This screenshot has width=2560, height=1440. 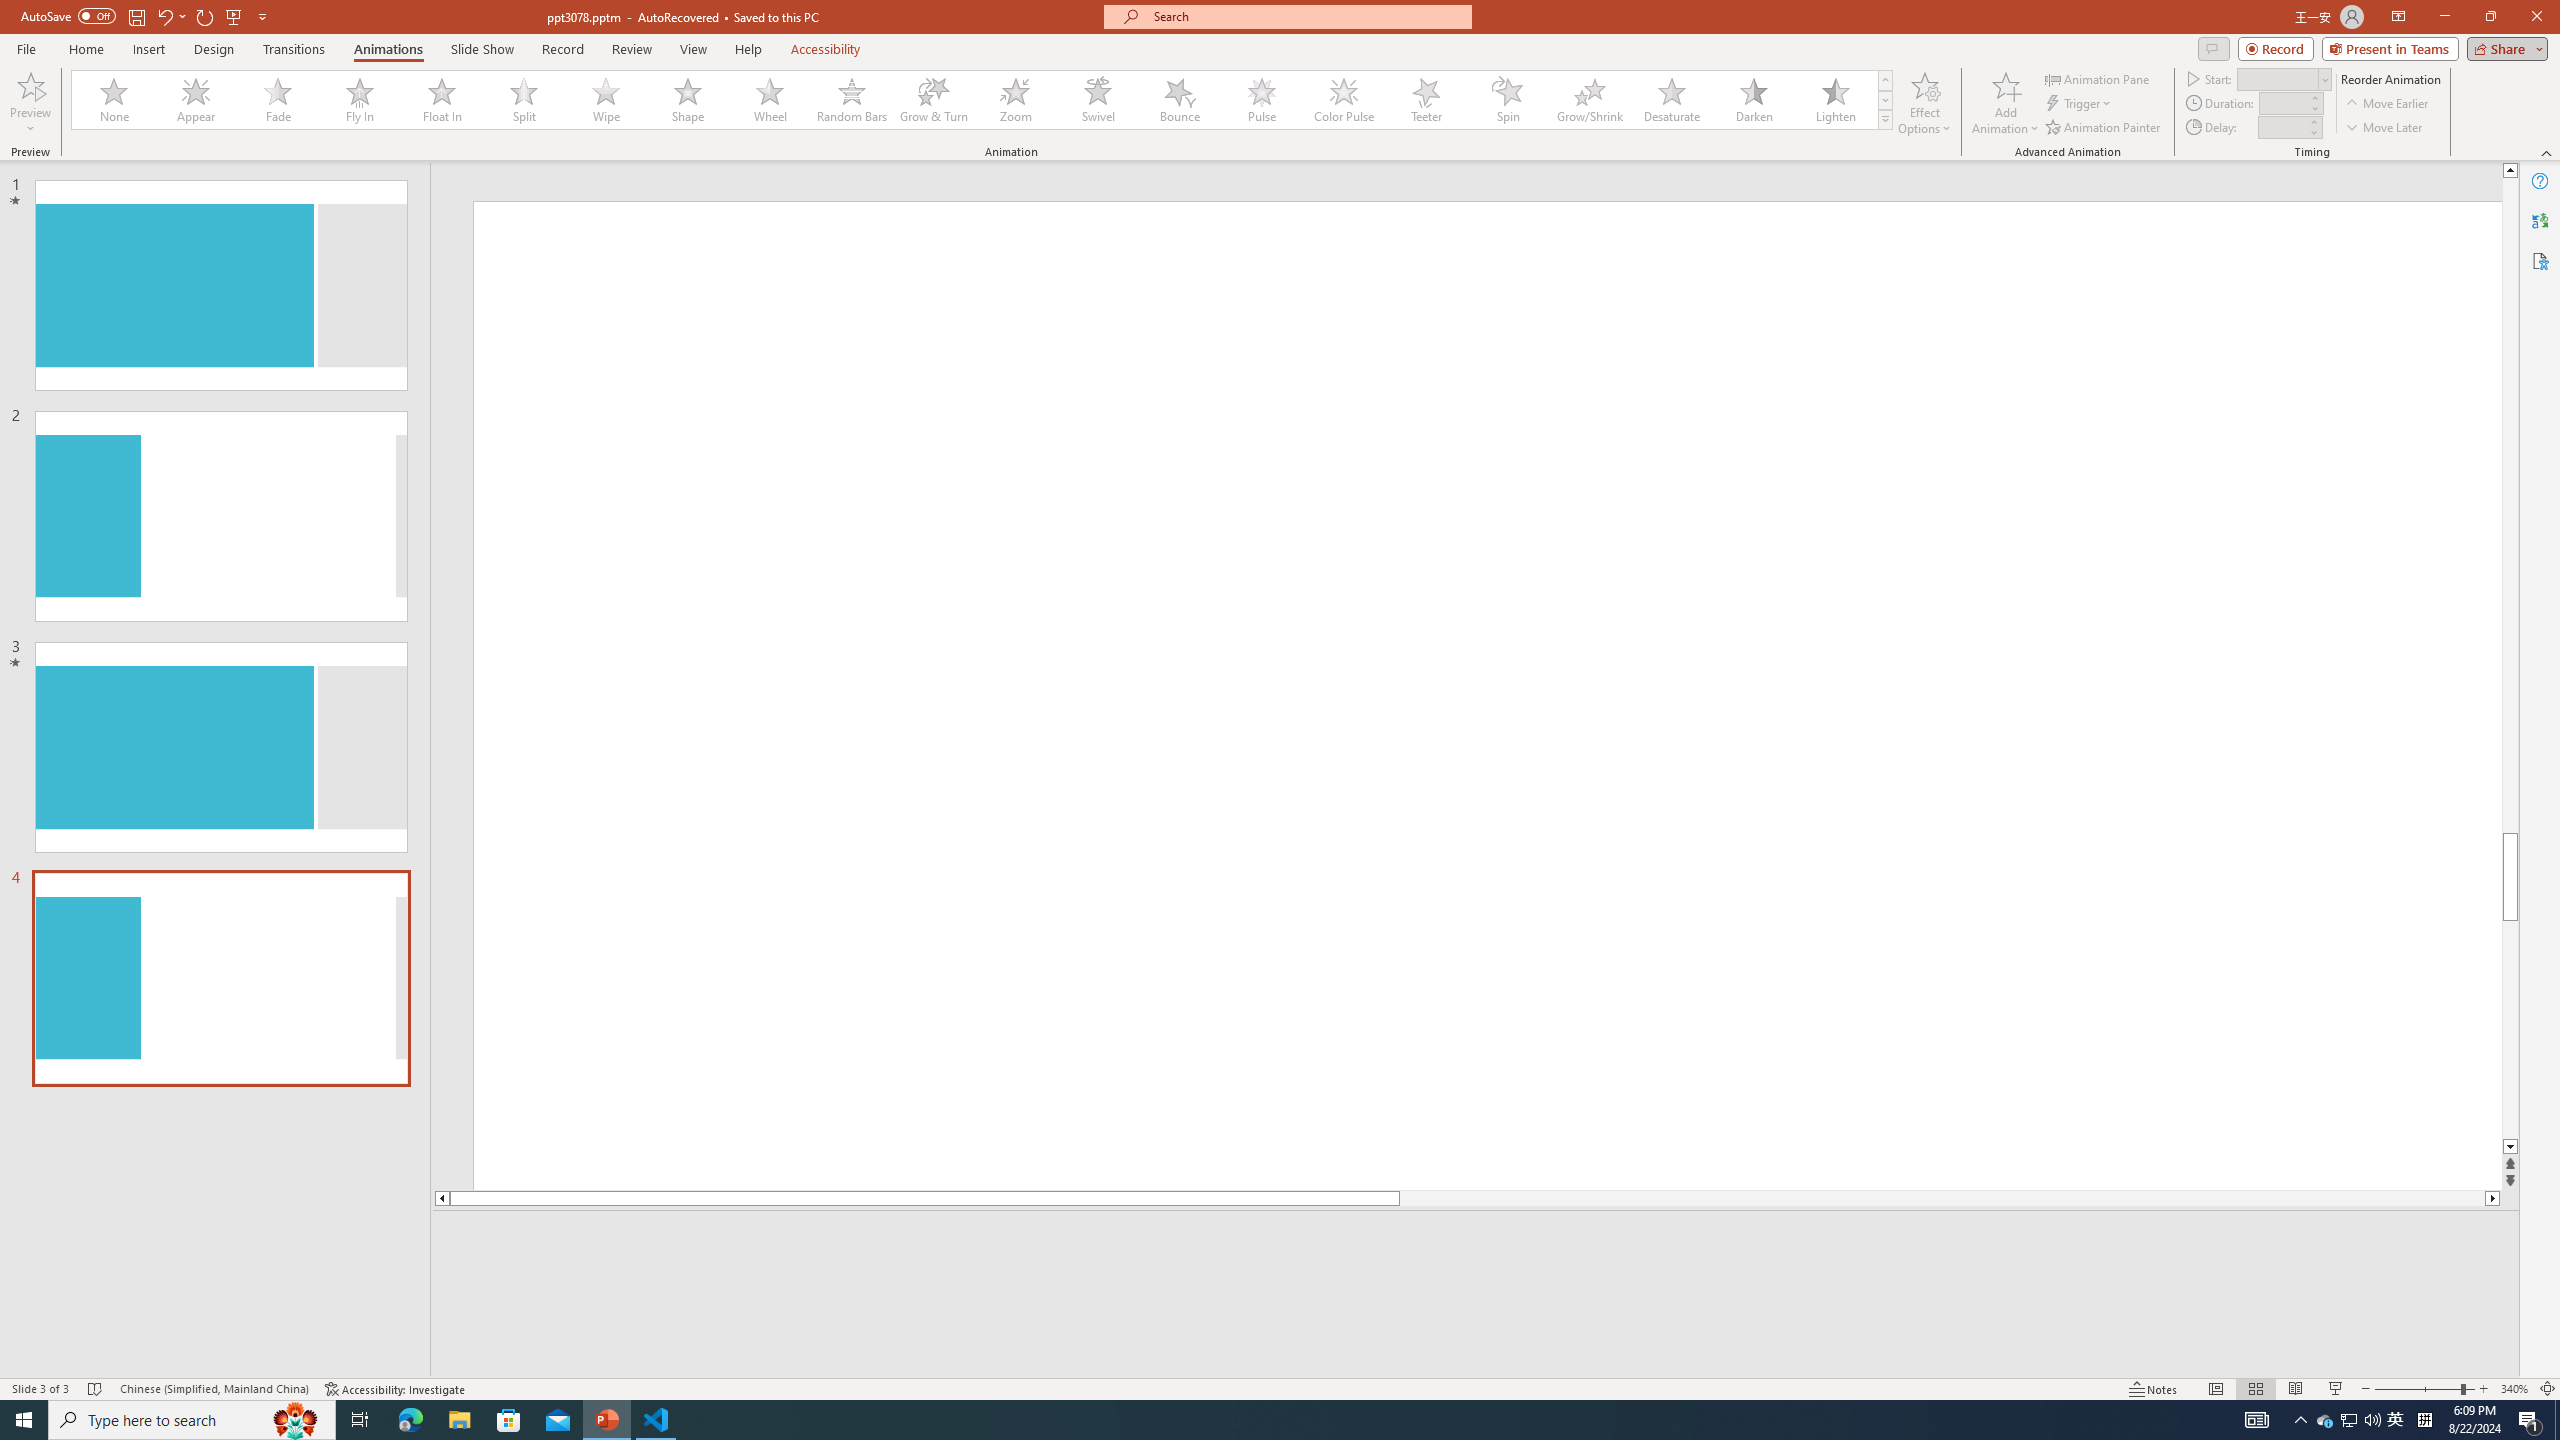 I want to click on 'Add Animation', so click(x=2006, y=103).